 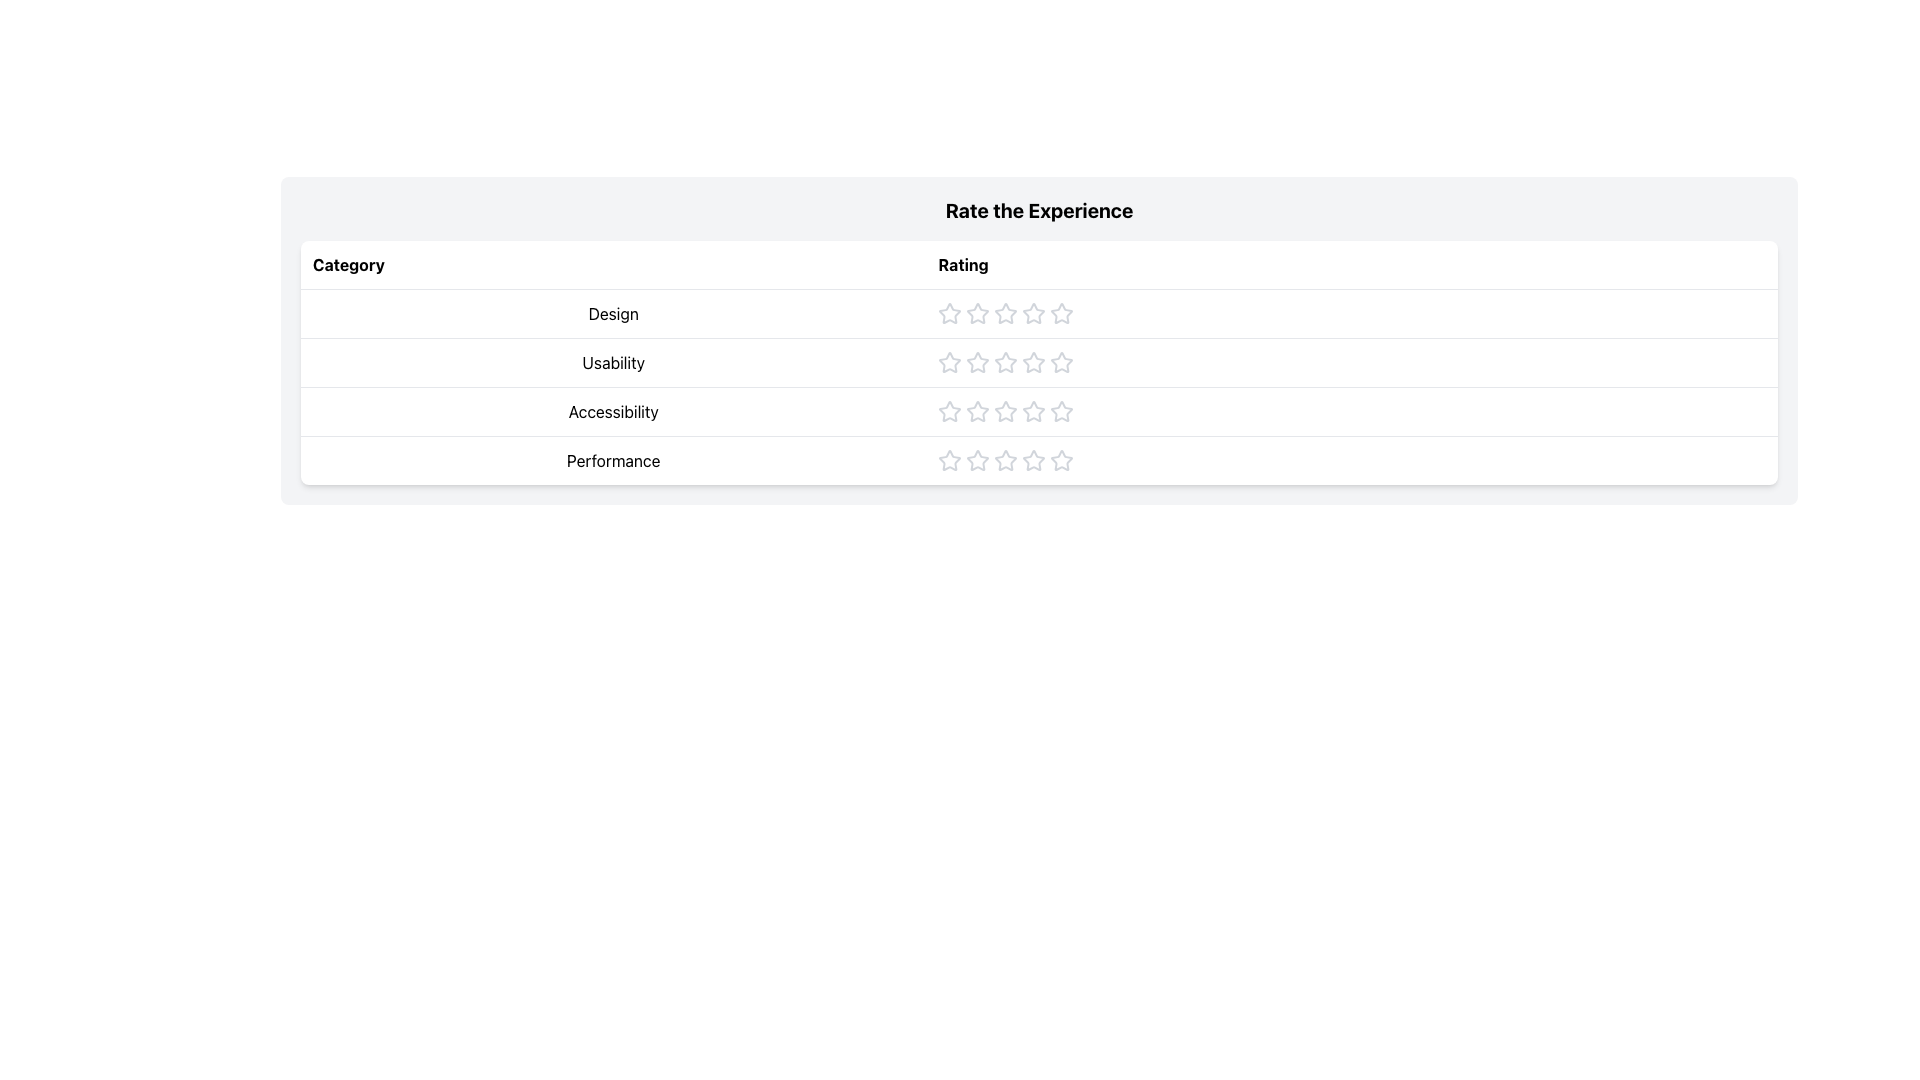 I want to click on the second star icon in the 5-star rating scale to assign a rating of 2 out of 5 for the 'Performance' category, so click(x=978, y=460).